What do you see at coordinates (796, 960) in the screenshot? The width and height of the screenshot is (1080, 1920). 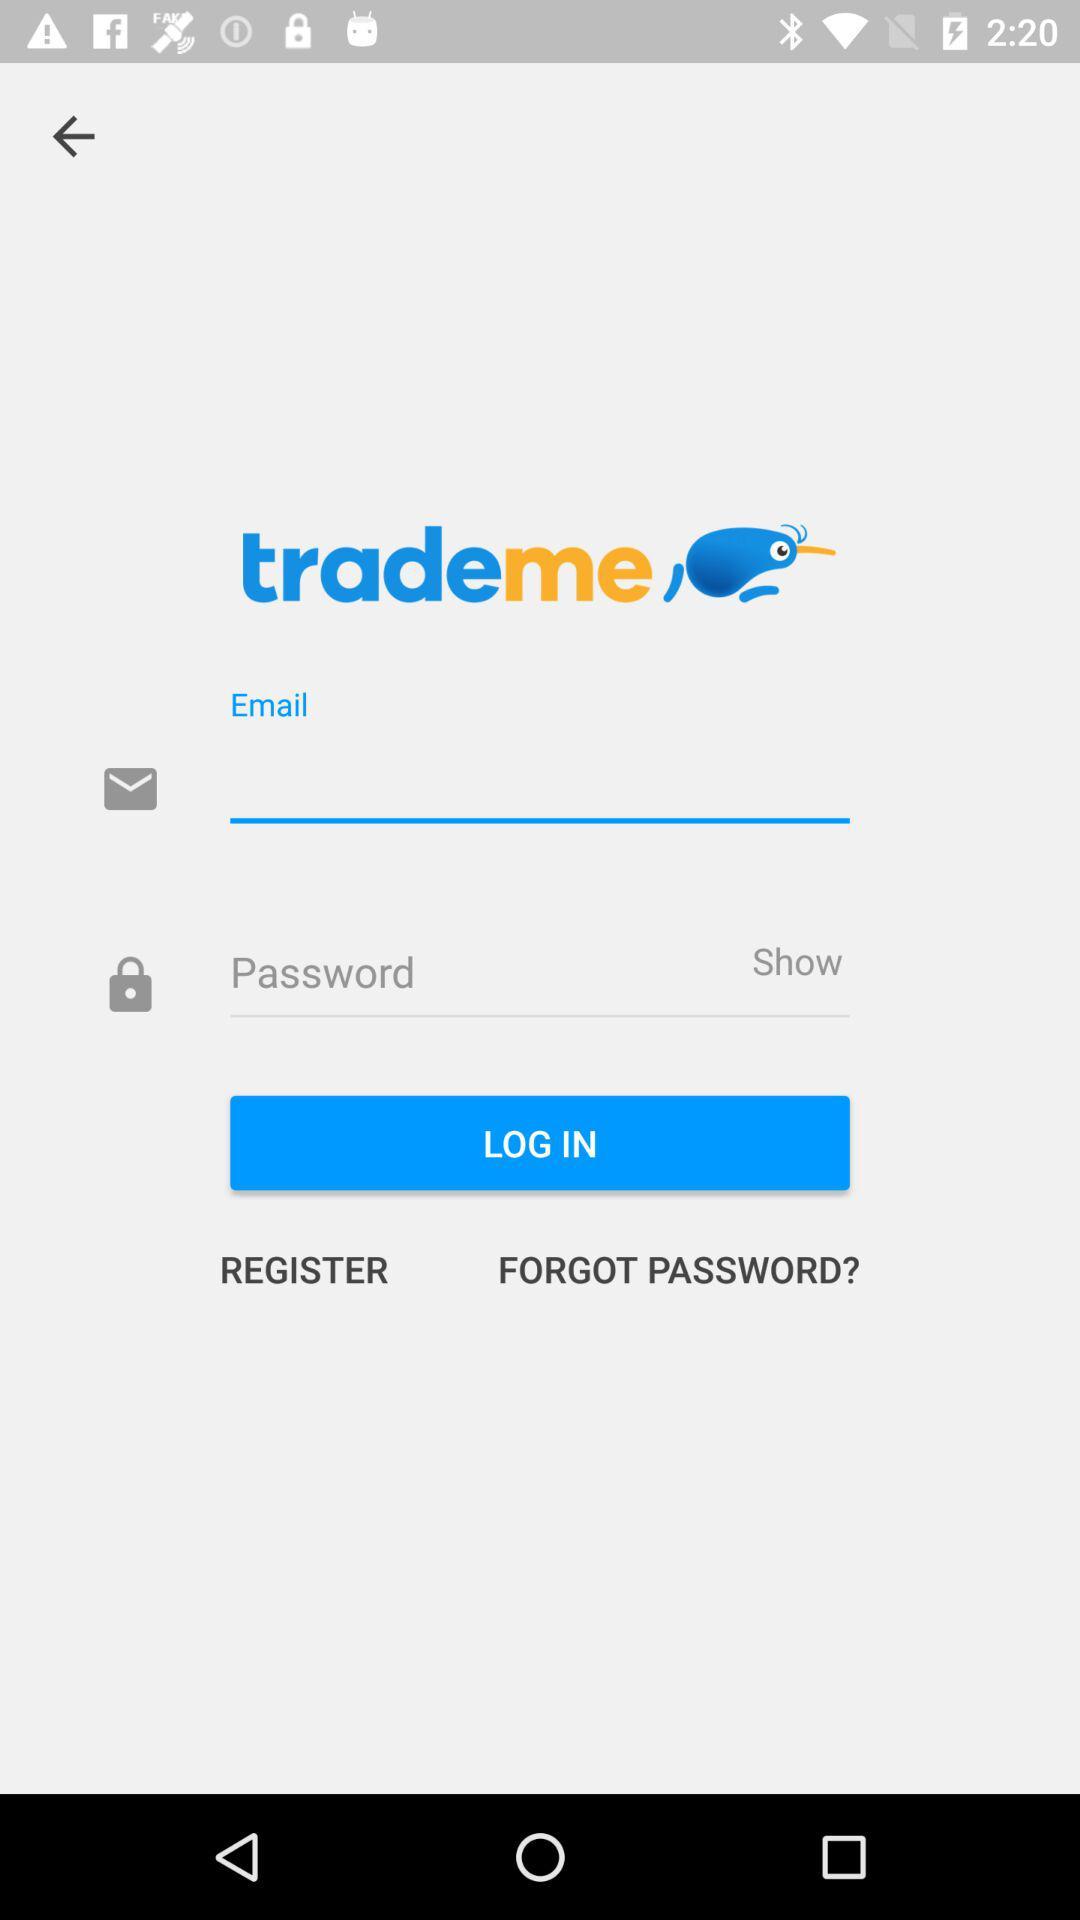 I see `icon on the right` at bounding box center [796, 960].